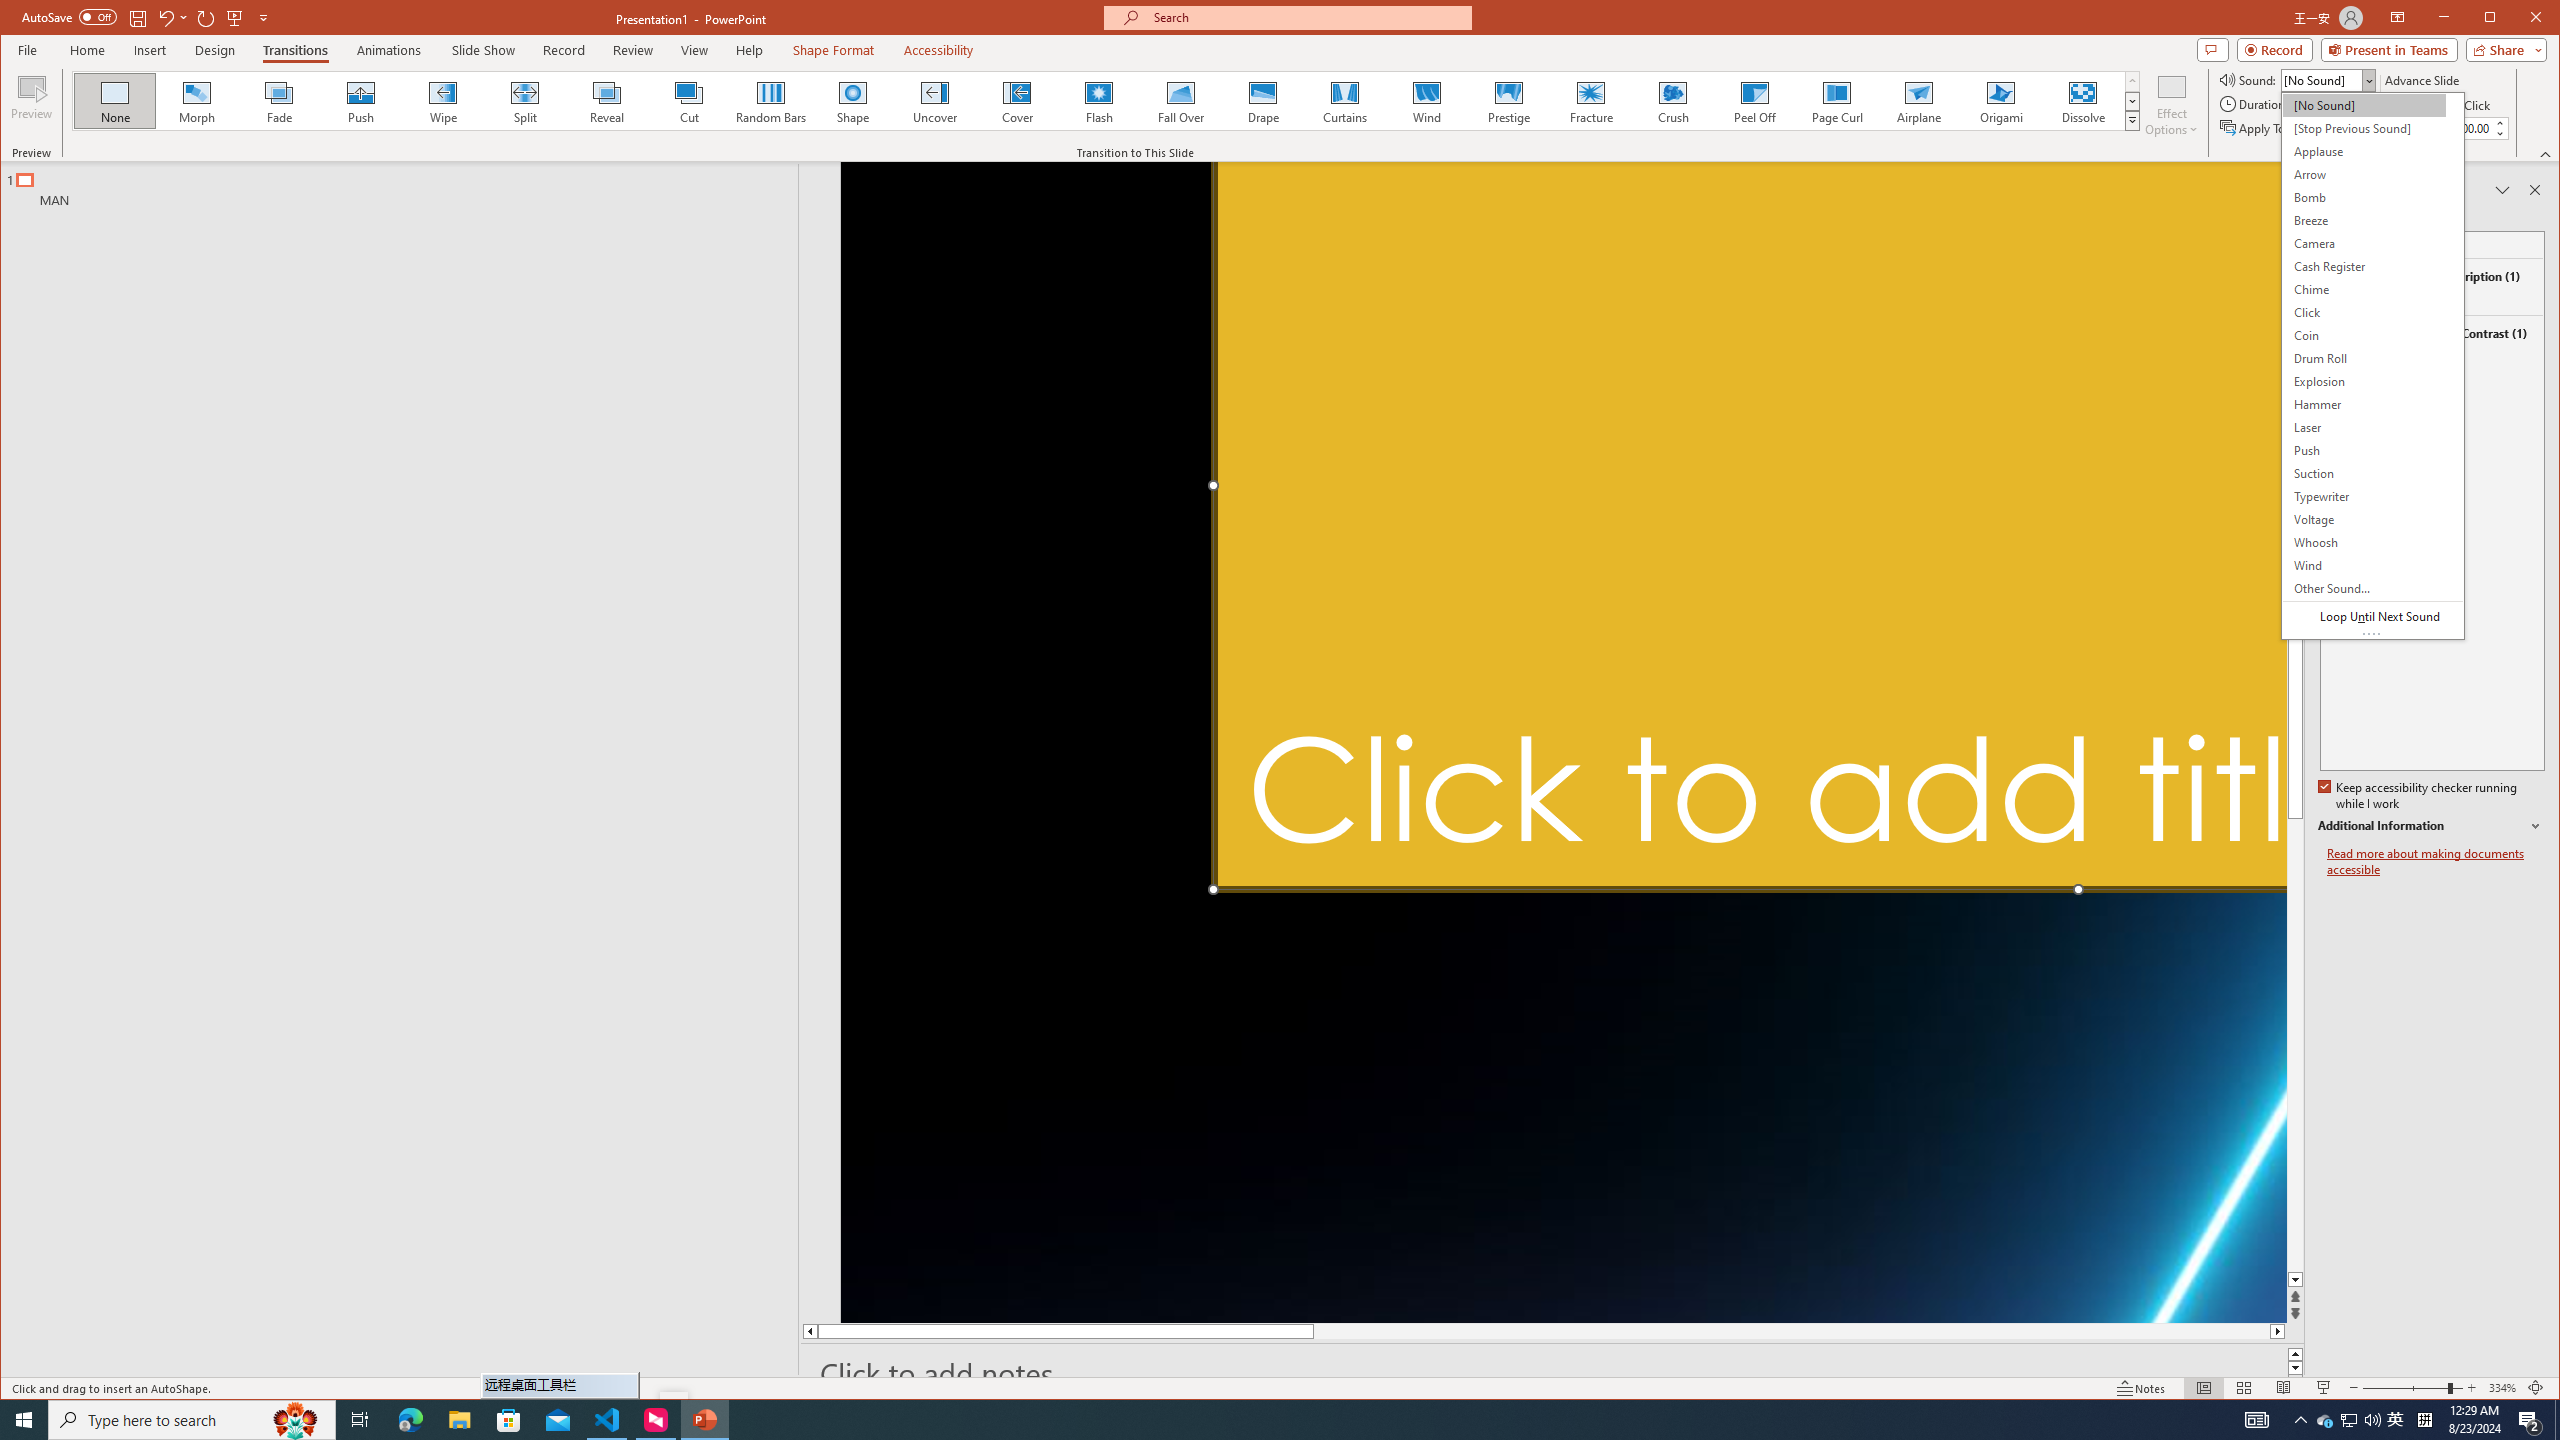 The height and width of the screenshot is (1440, 2560). I want to click on 'Wind', so click(1424, 100).